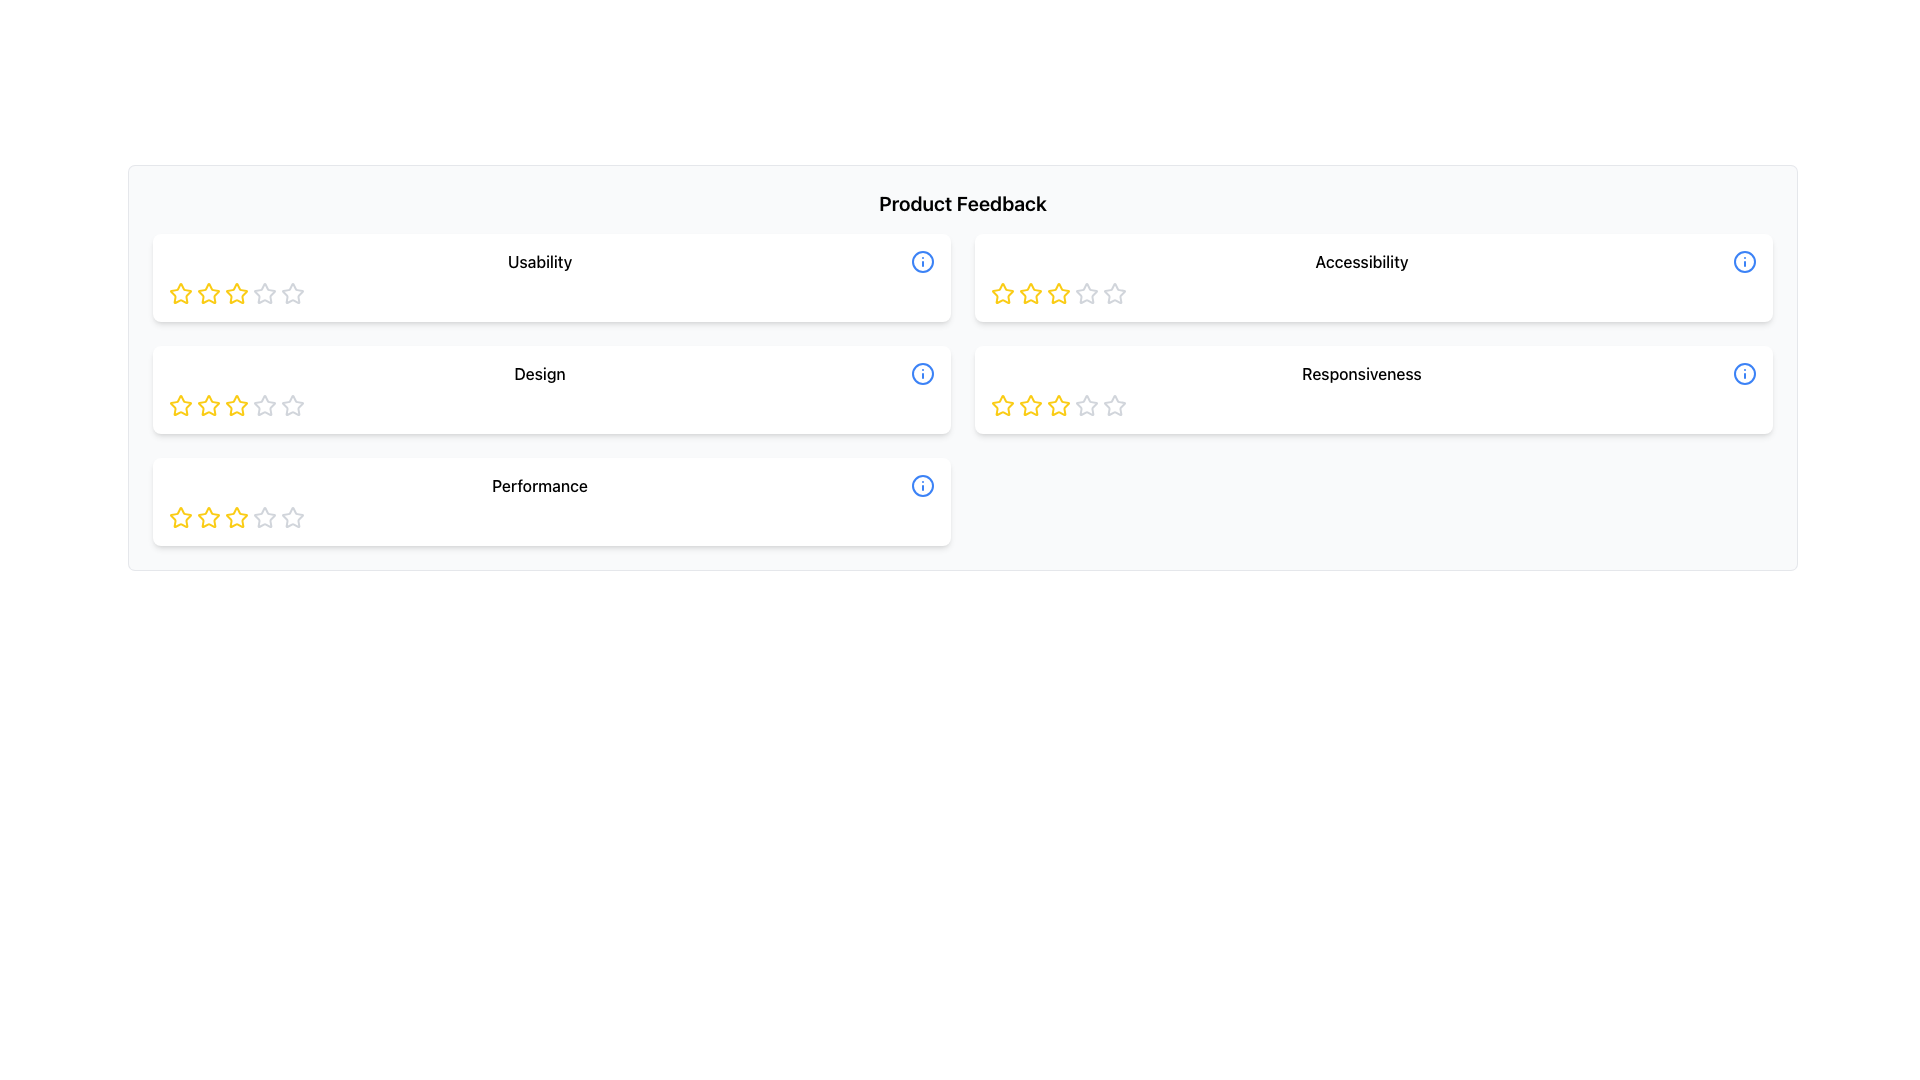 The width and height of the screenshot is (1920, 1080). I want to click on the circular blue outlined info icon located to the right of the text 'Design', so click(921, 374).